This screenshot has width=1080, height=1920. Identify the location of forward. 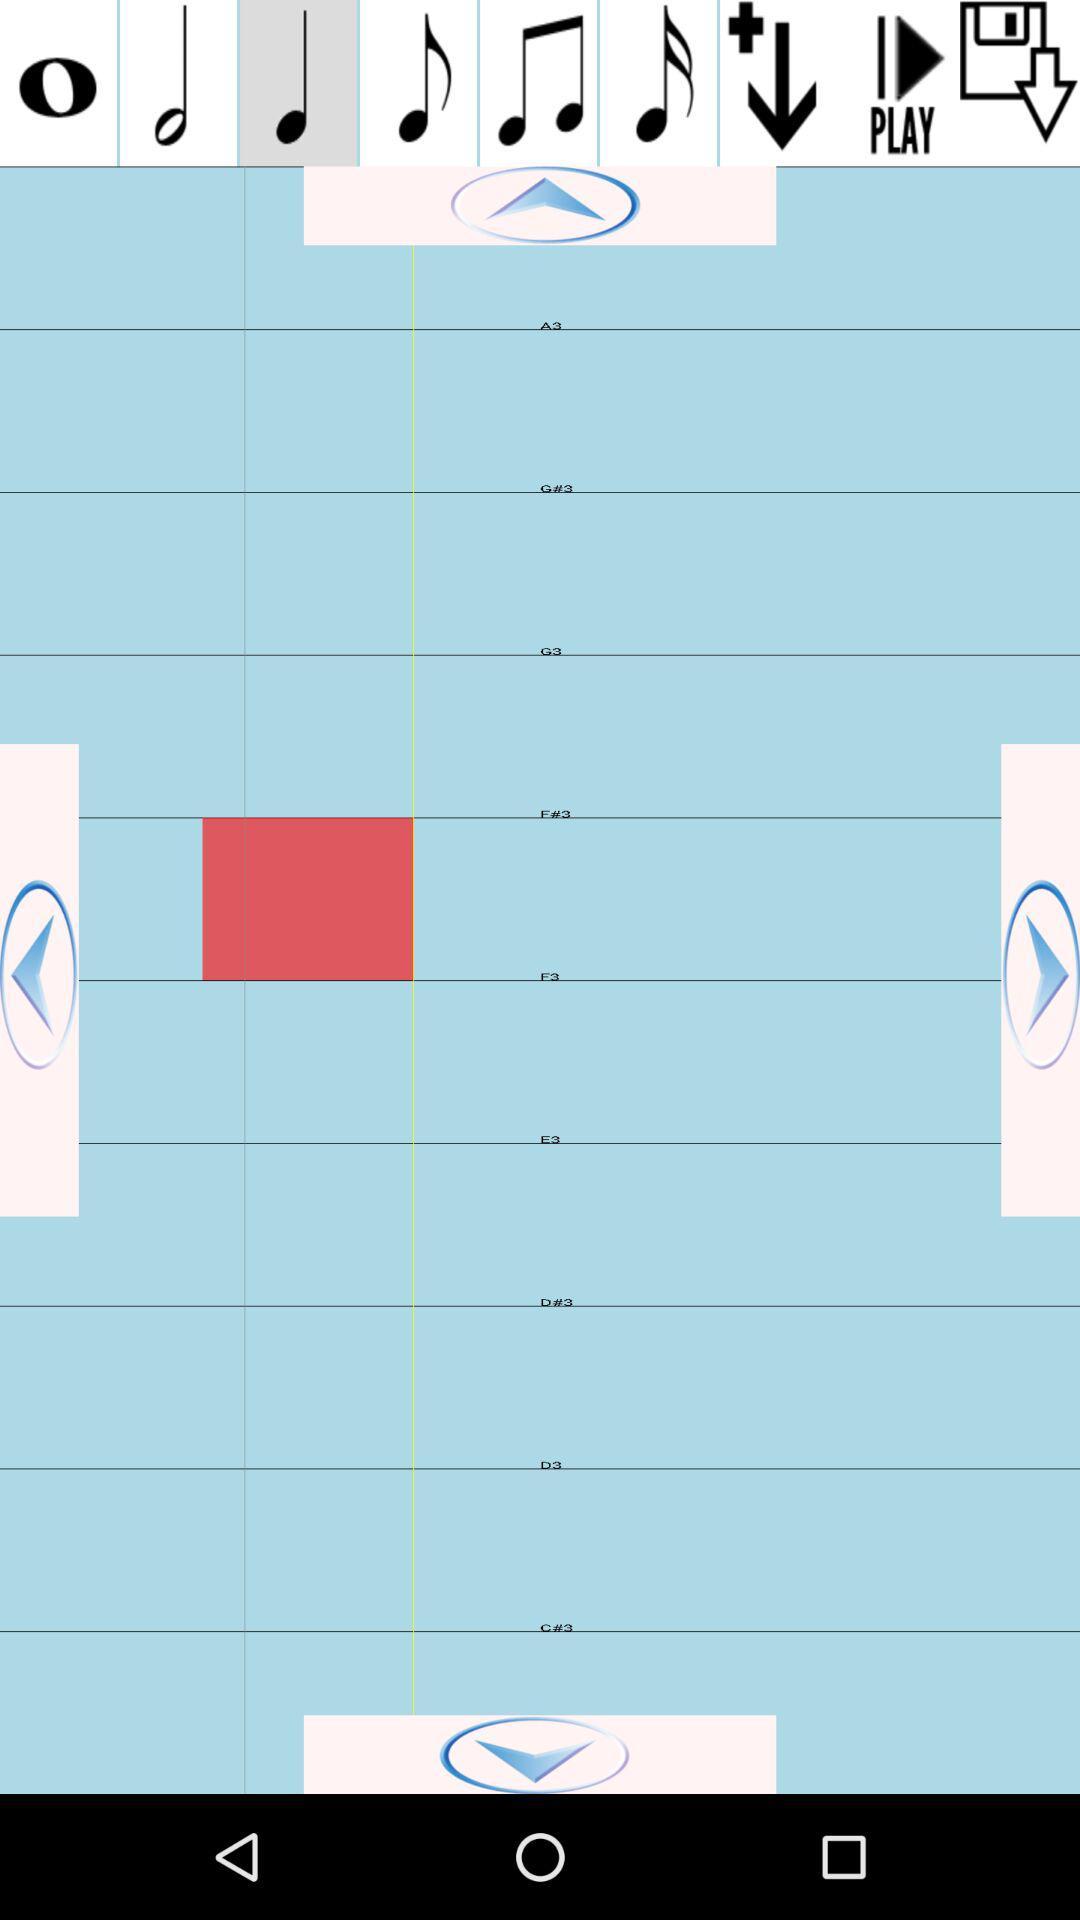
(1039, 980).